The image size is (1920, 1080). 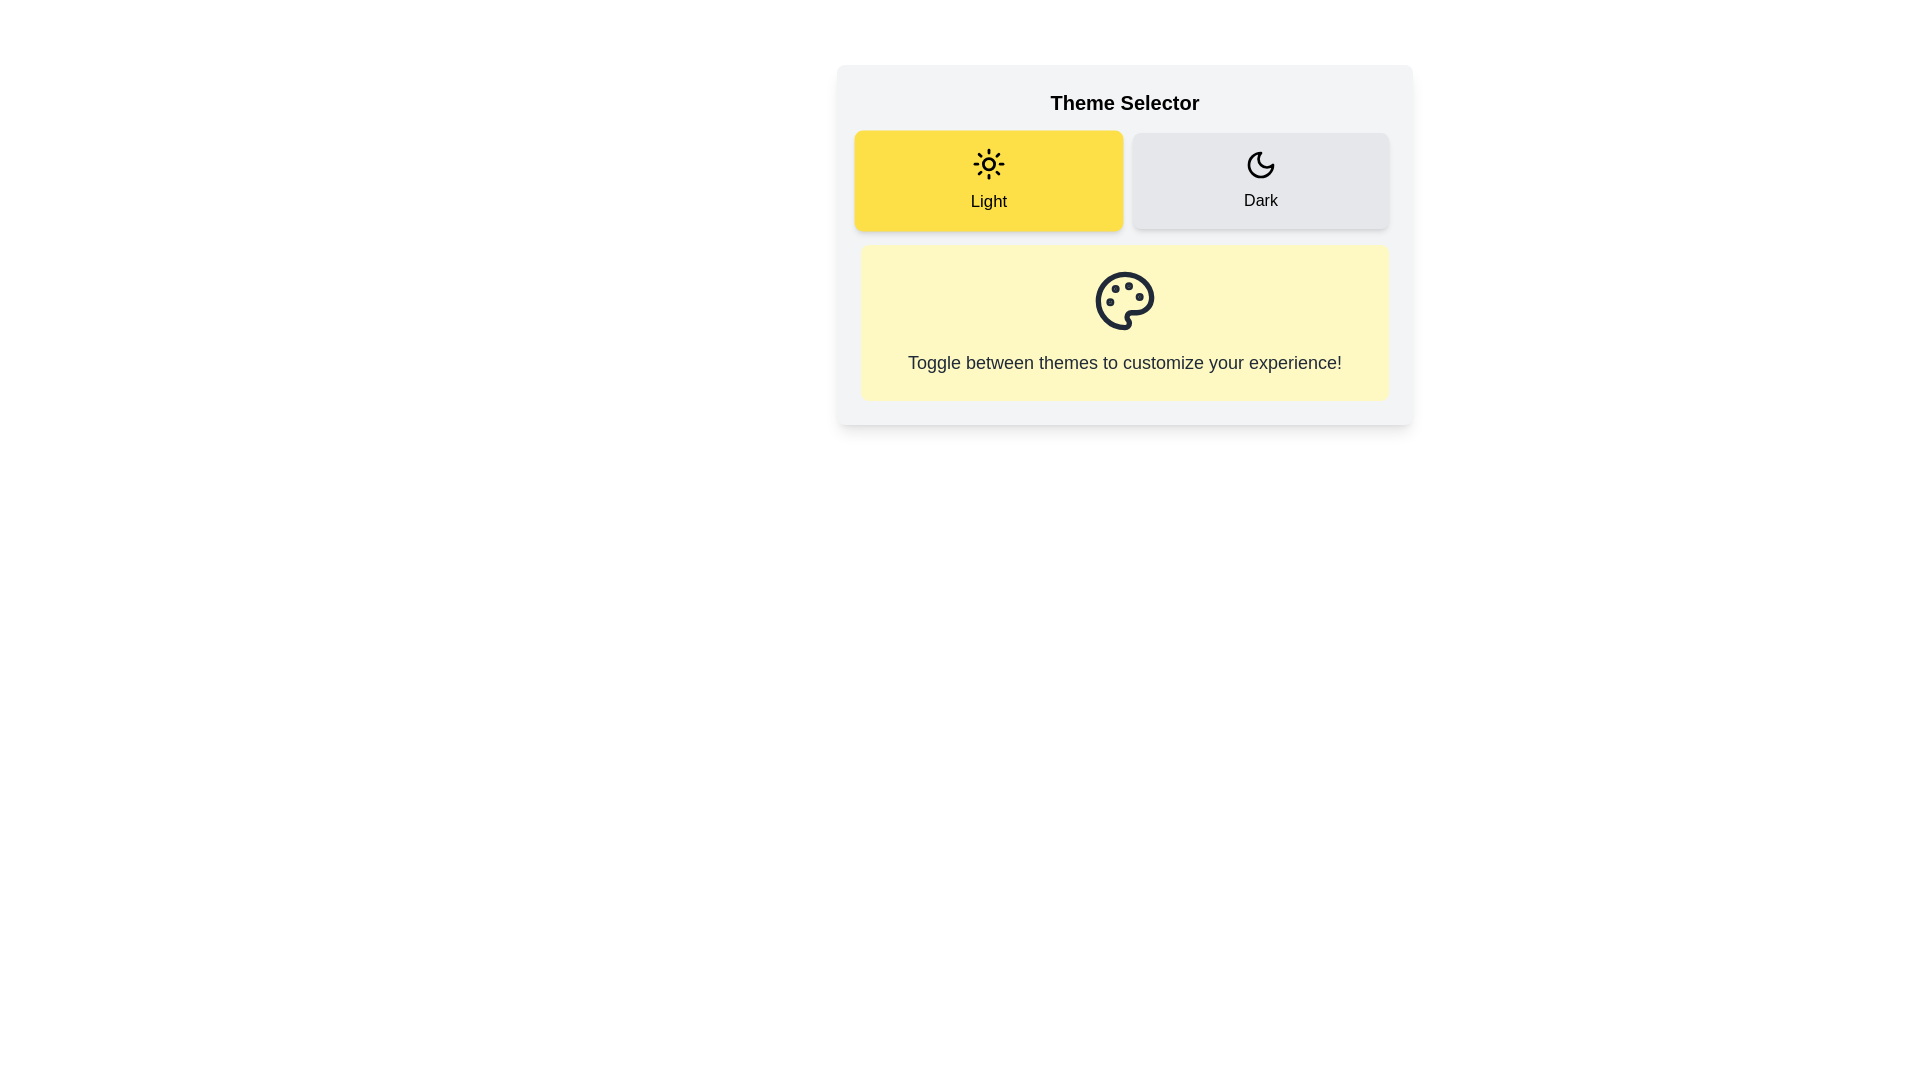 I want to click on the artist's palette vector graphic icon, which features a circular shape with multiple paint dabs, located below the 'Light' and 'Dark' buttons in the theme selector UI, so click(x=1124, y=300).